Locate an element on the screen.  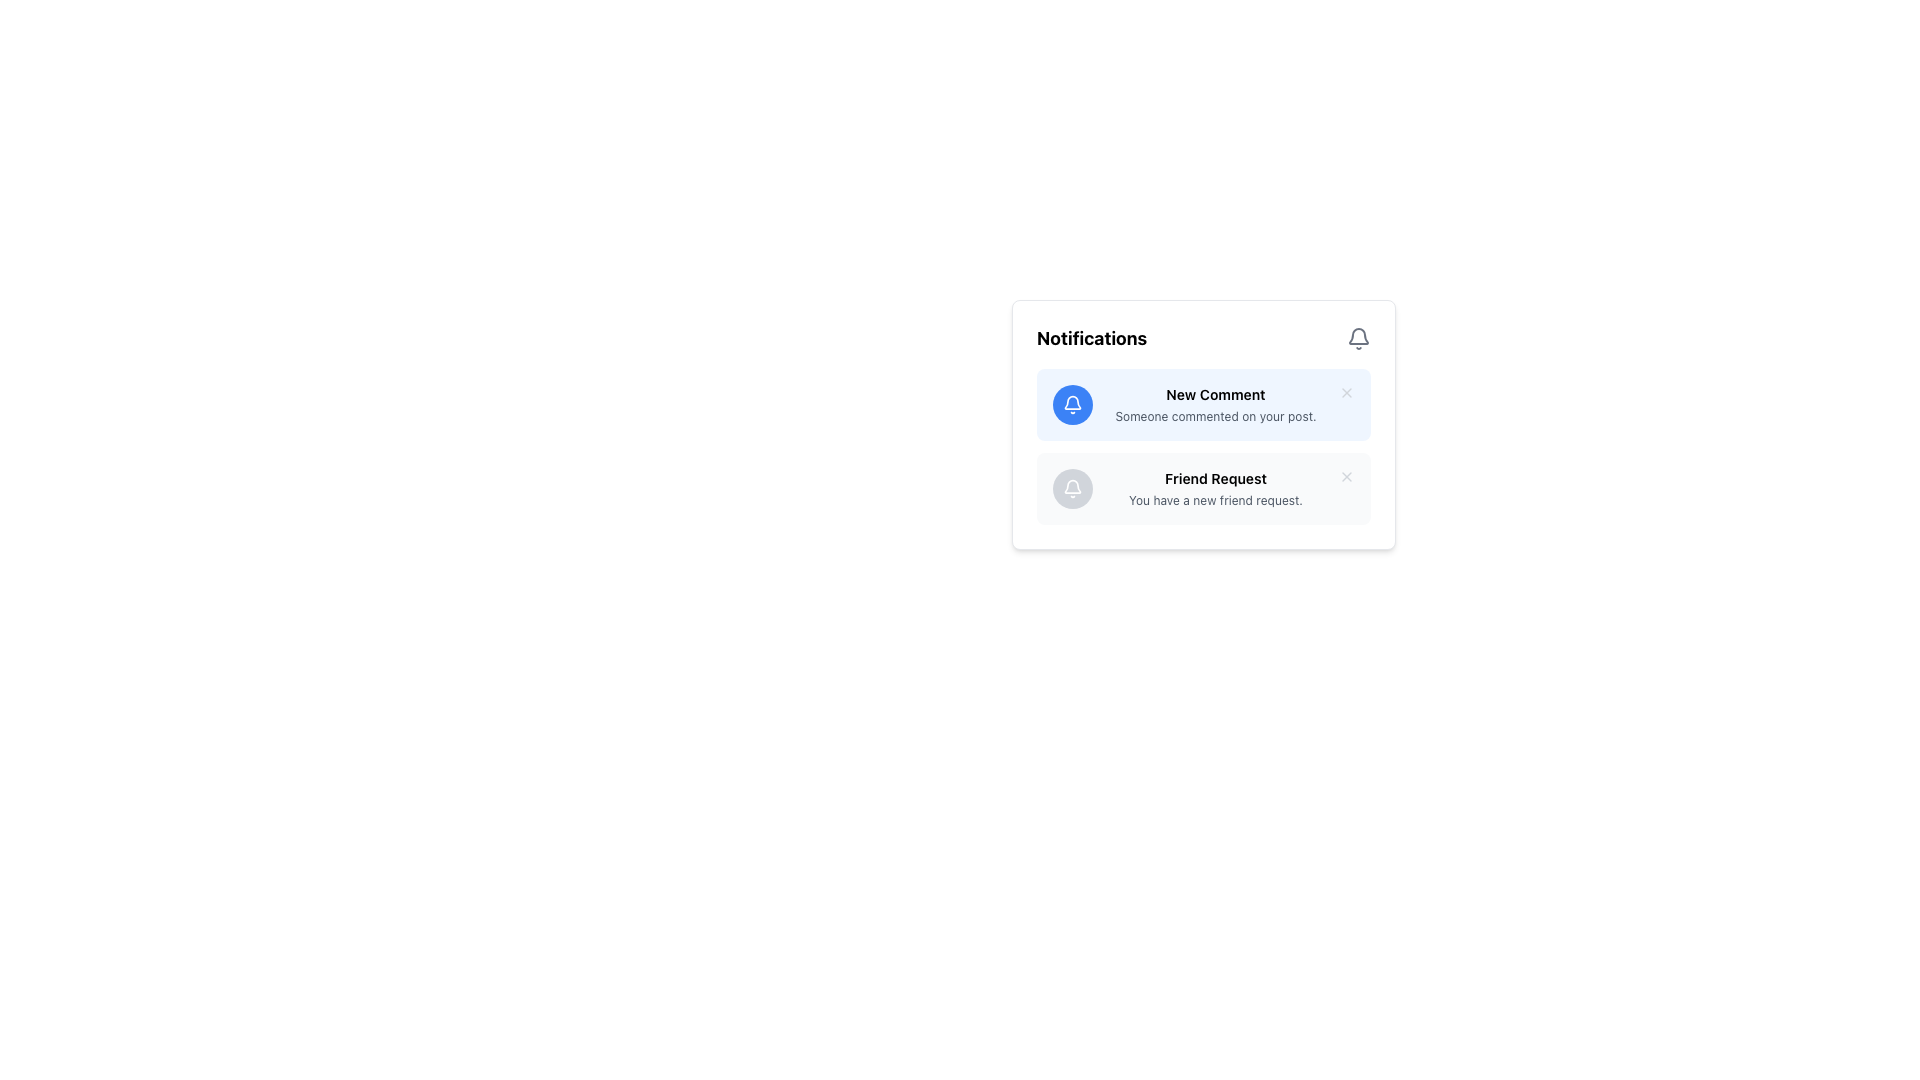
the informational text element that indicates receiving a new friend request, located below the 'Friend Request' label in the notification section is located at coordinates (1214, 500).